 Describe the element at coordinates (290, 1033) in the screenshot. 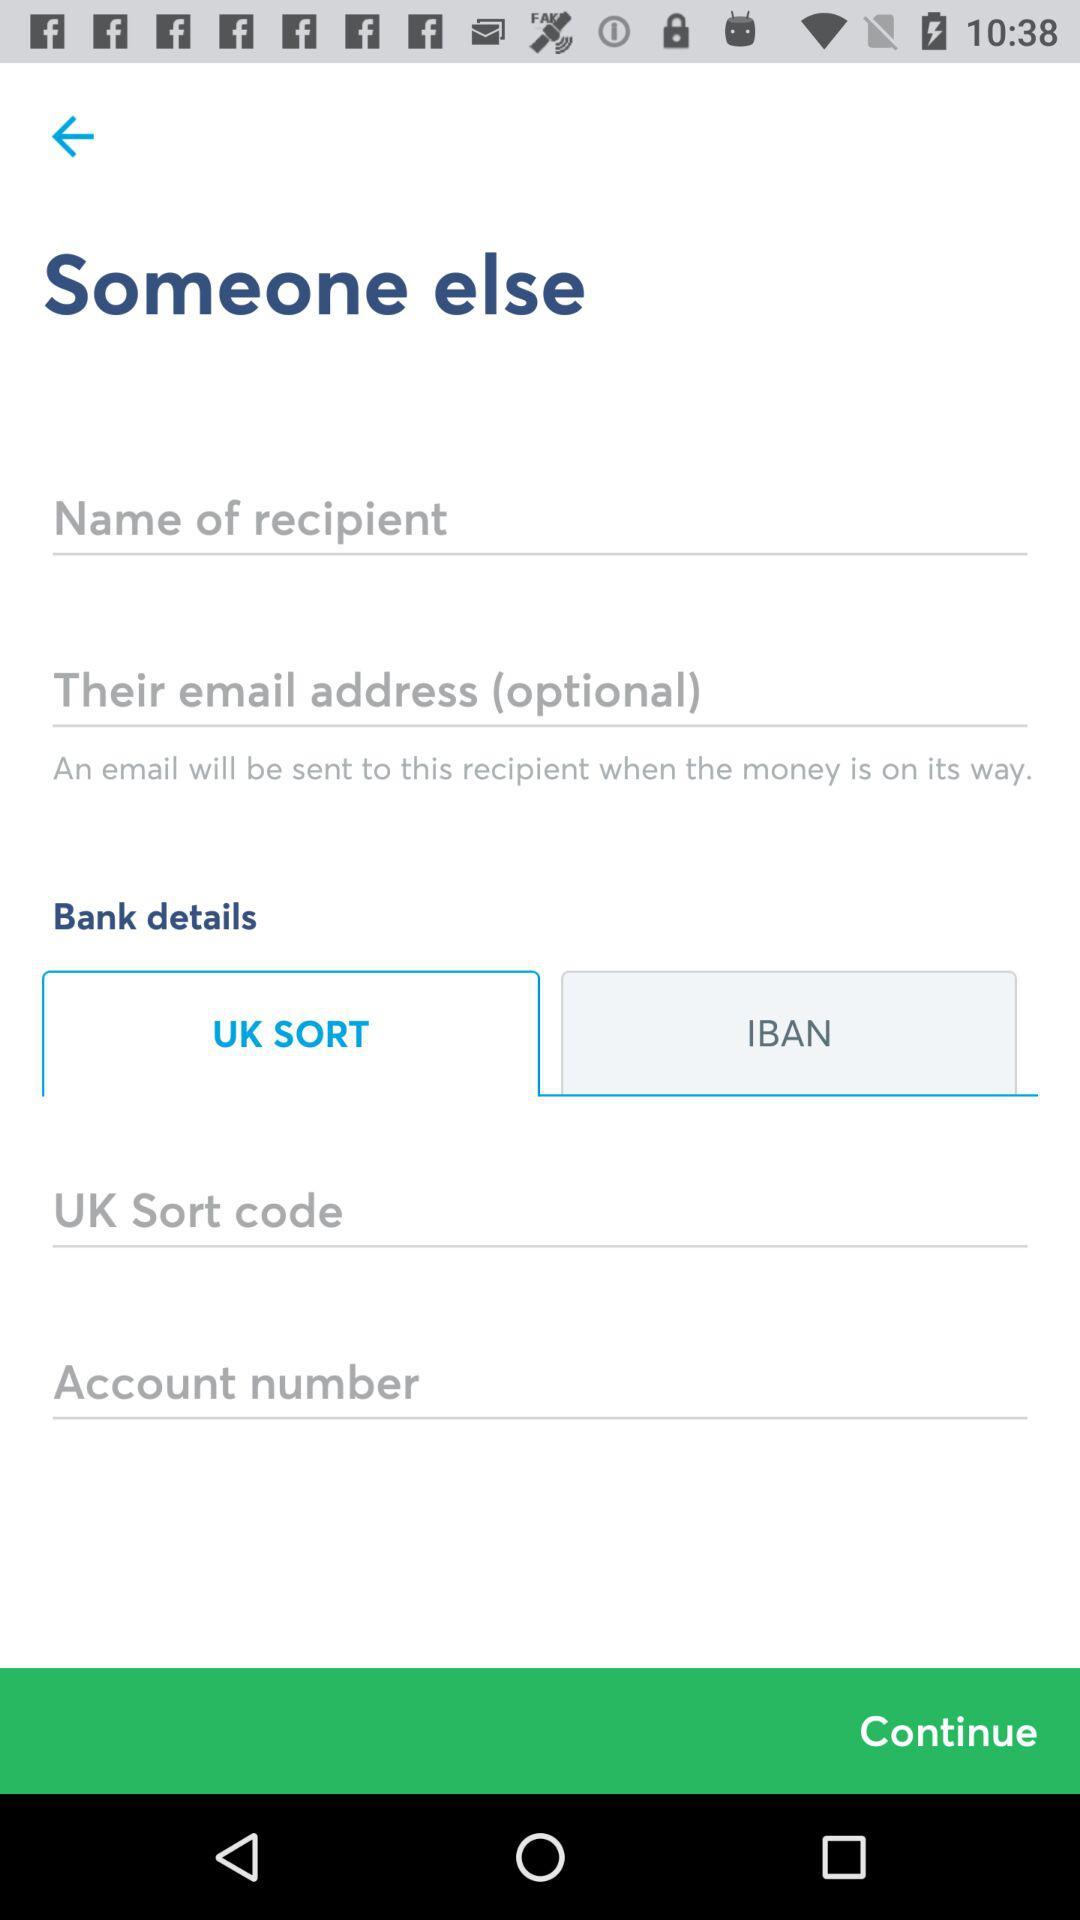

I see `item to the left of the iban icon` at that location.